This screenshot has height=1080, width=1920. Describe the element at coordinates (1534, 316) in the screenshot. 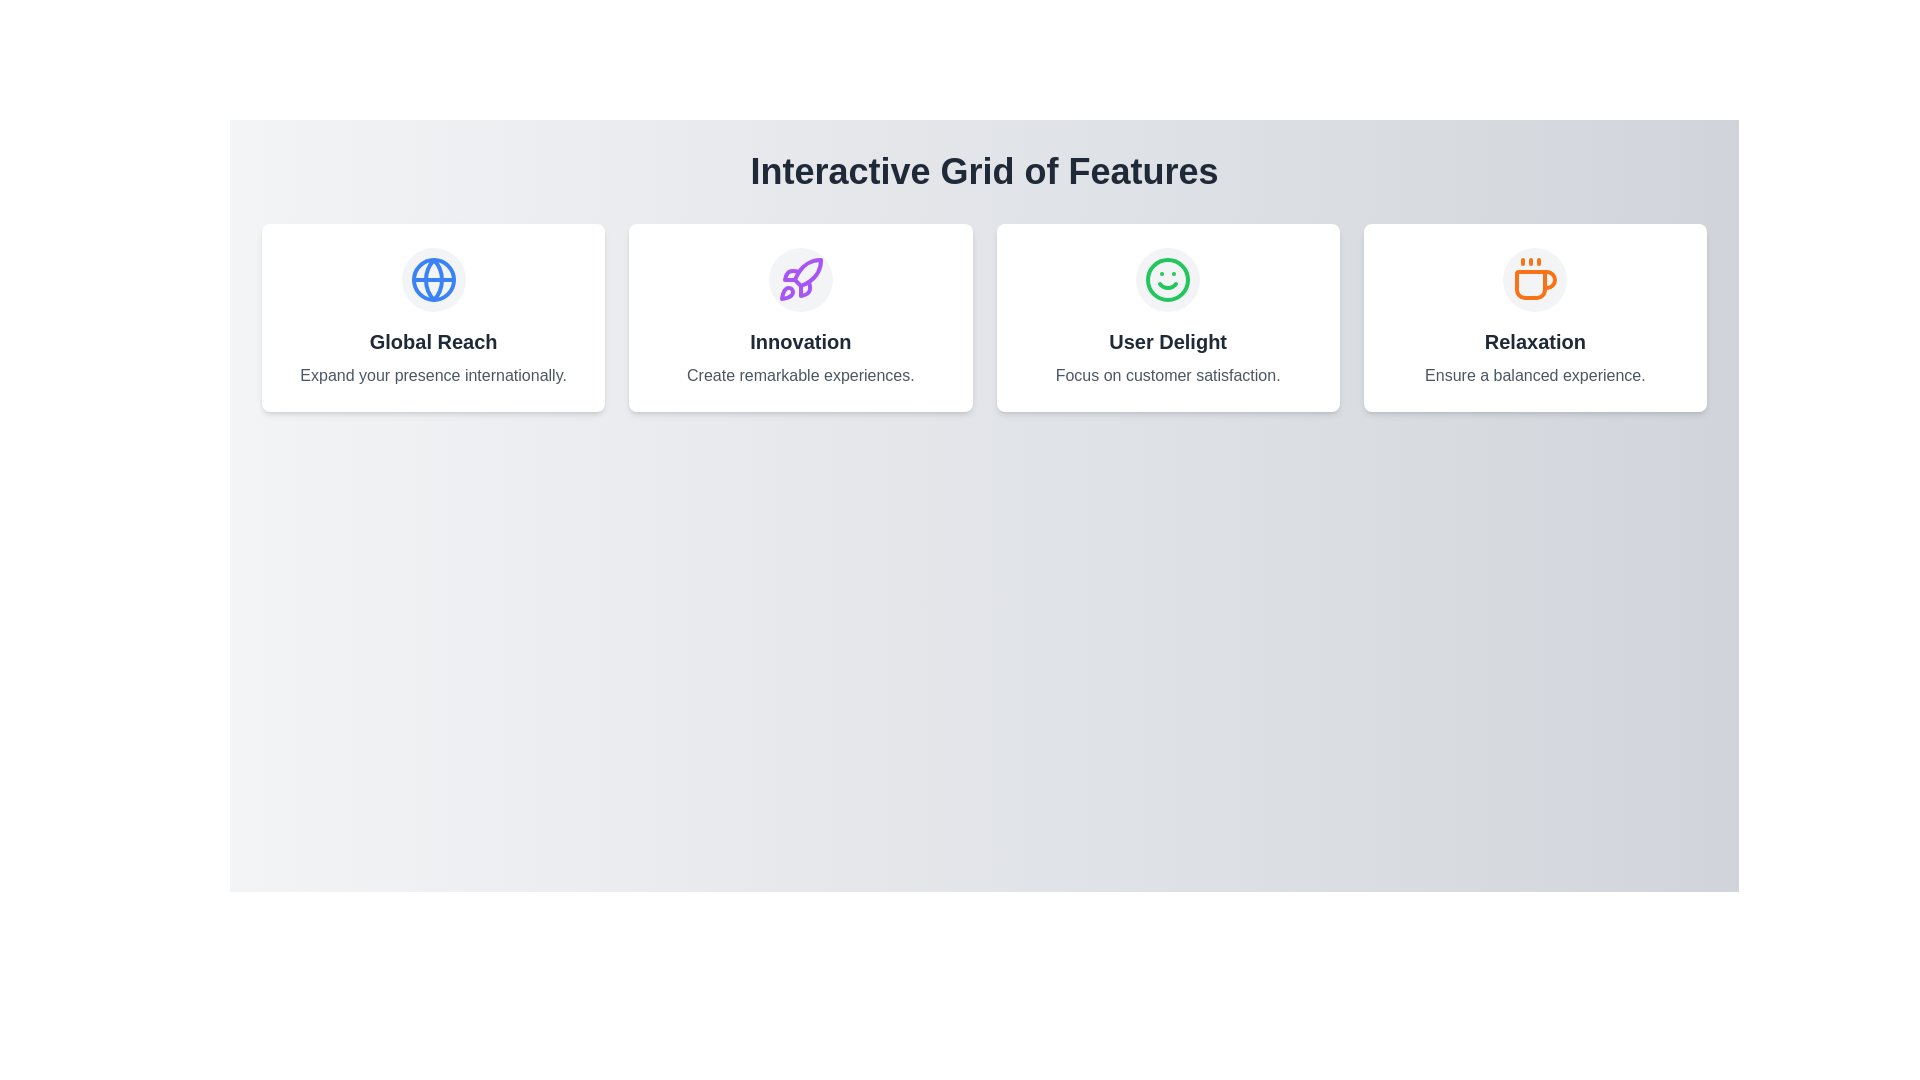

I see `the 'Relaxation' feature card, which is the last card in a four-column grid layout, positioned to the far right after the 'User Delight' card` at that location.